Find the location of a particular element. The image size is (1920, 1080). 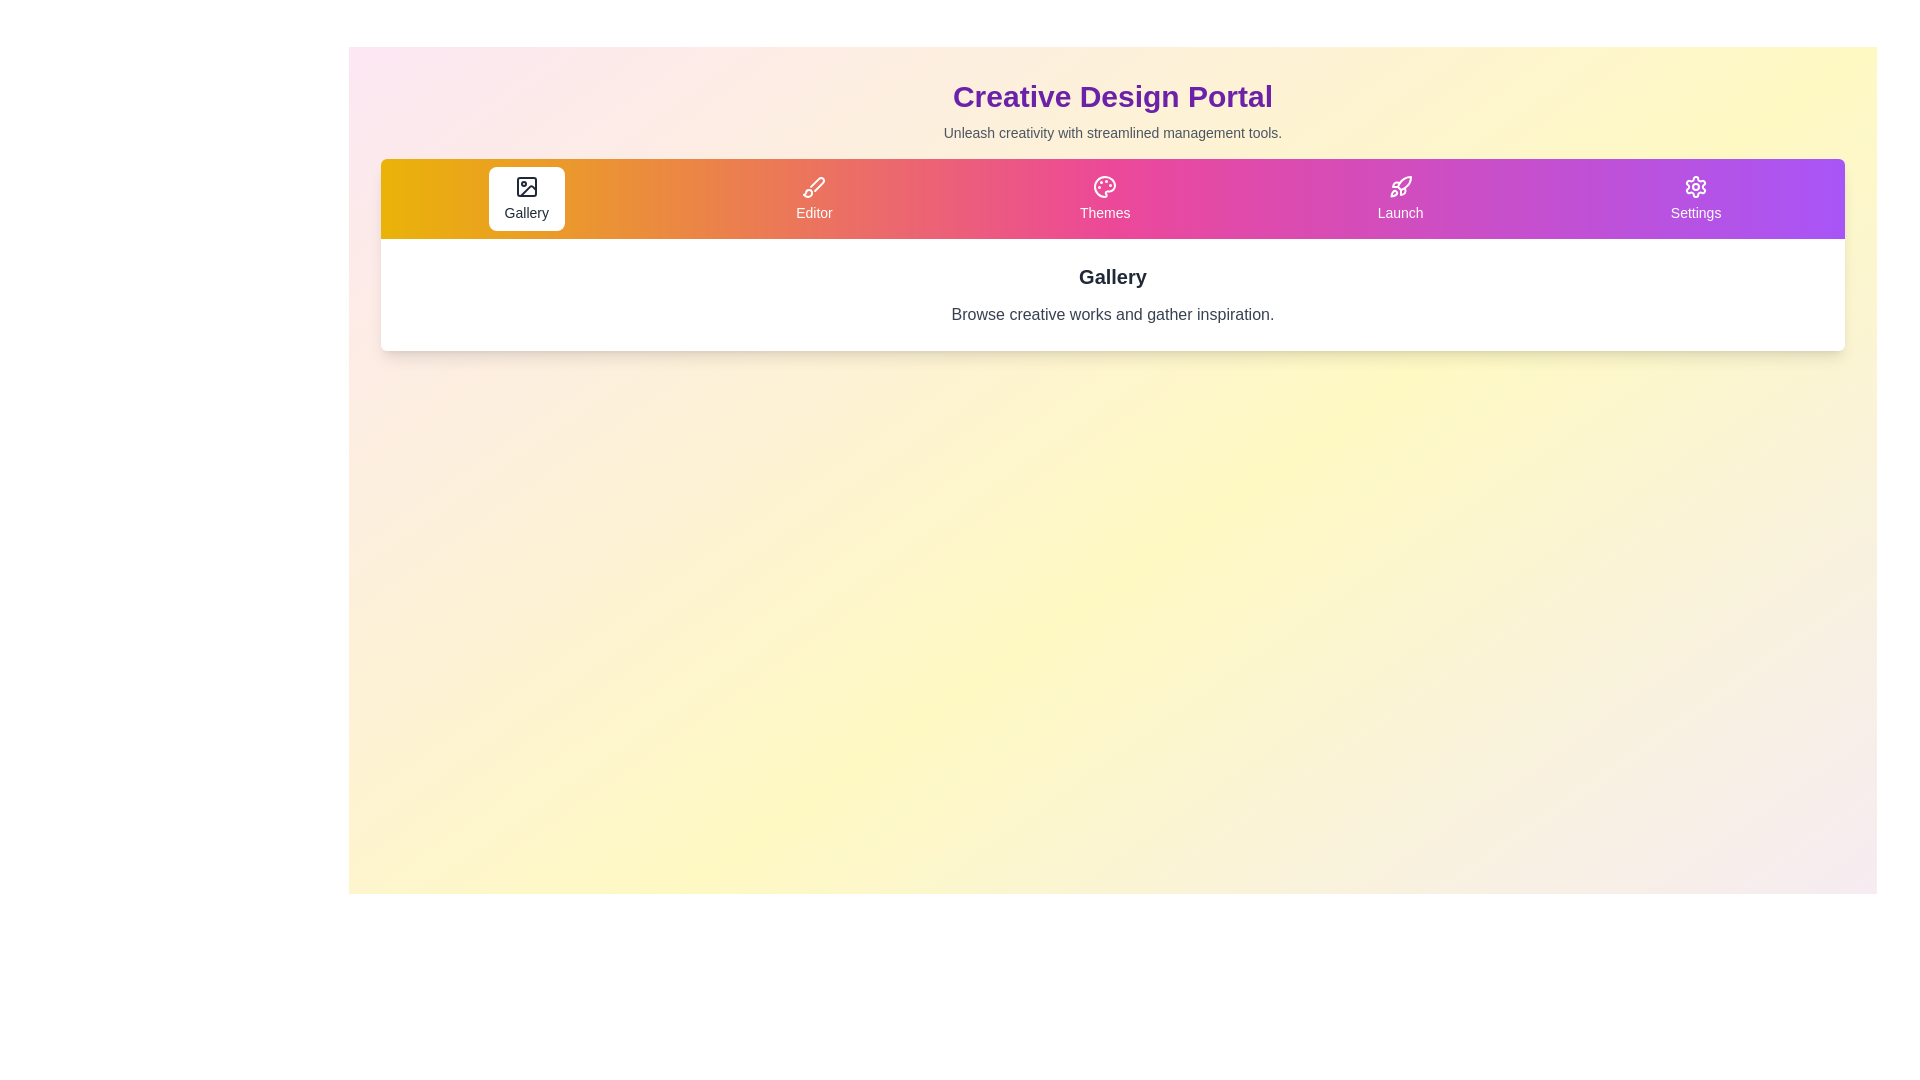

the 'Themes' navigation button located third from the left in the horizontal navigation bar is located at coordinates (1104, 199).